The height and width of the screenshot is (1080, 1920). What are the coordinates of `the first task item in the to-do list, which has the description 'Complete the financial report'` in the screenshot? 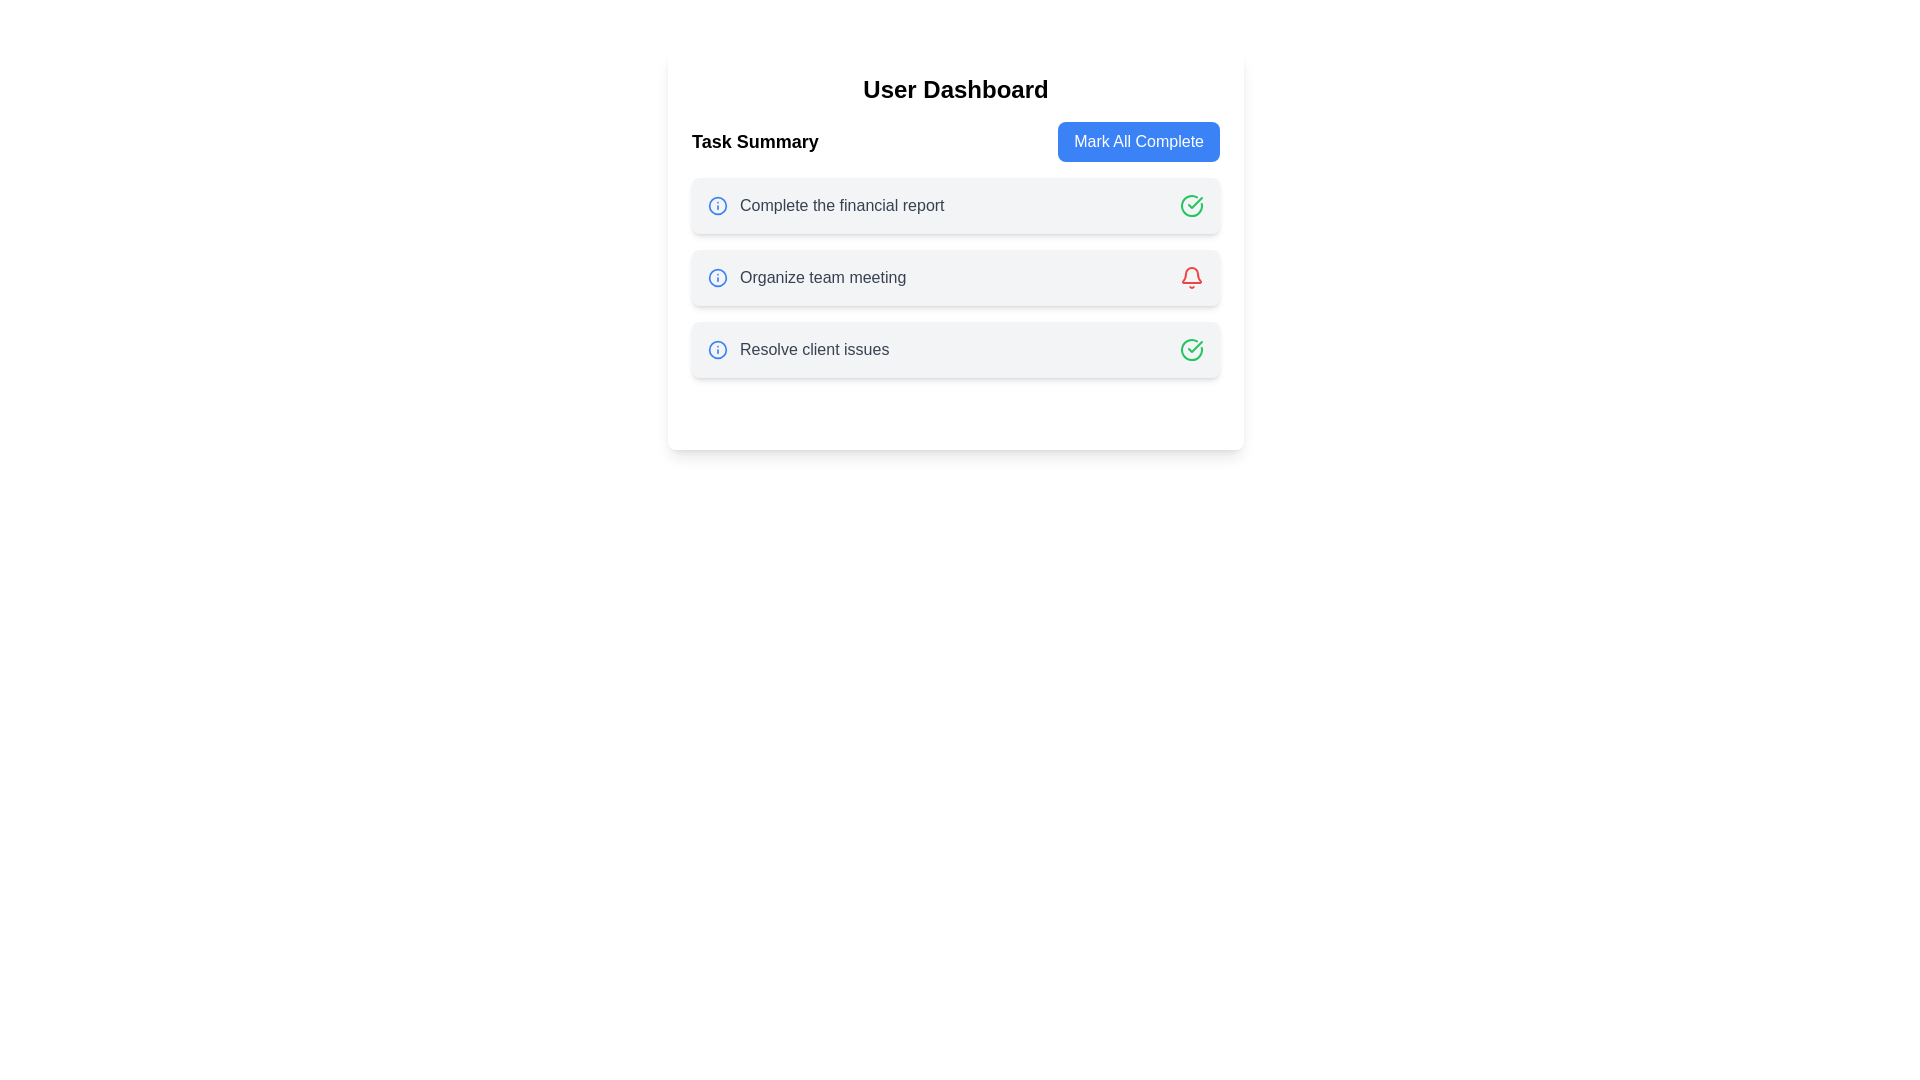 It's located at (954, 205).